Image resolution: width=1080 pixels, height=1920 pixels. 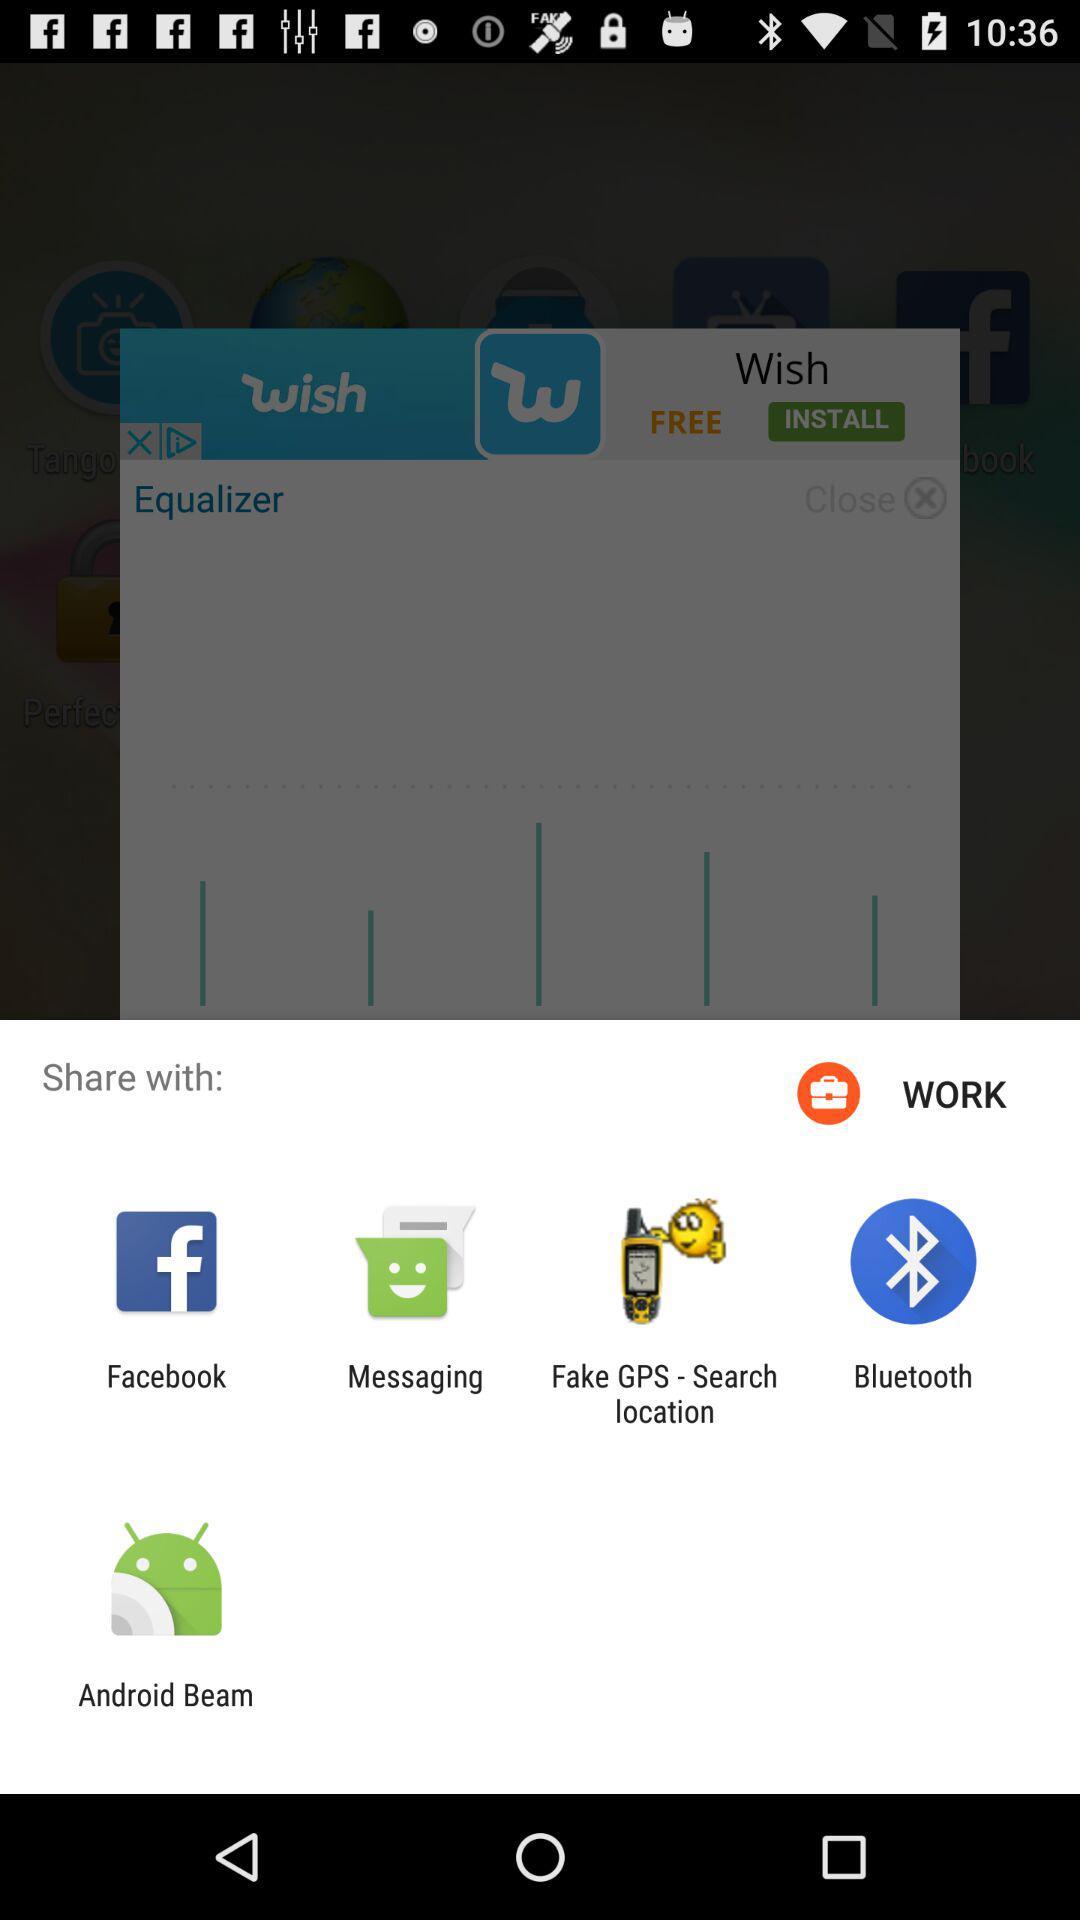 What do you see at coordinates (165, 1711) in the screenshot?
I see `the android beam` at bounding box center [165, 1711].